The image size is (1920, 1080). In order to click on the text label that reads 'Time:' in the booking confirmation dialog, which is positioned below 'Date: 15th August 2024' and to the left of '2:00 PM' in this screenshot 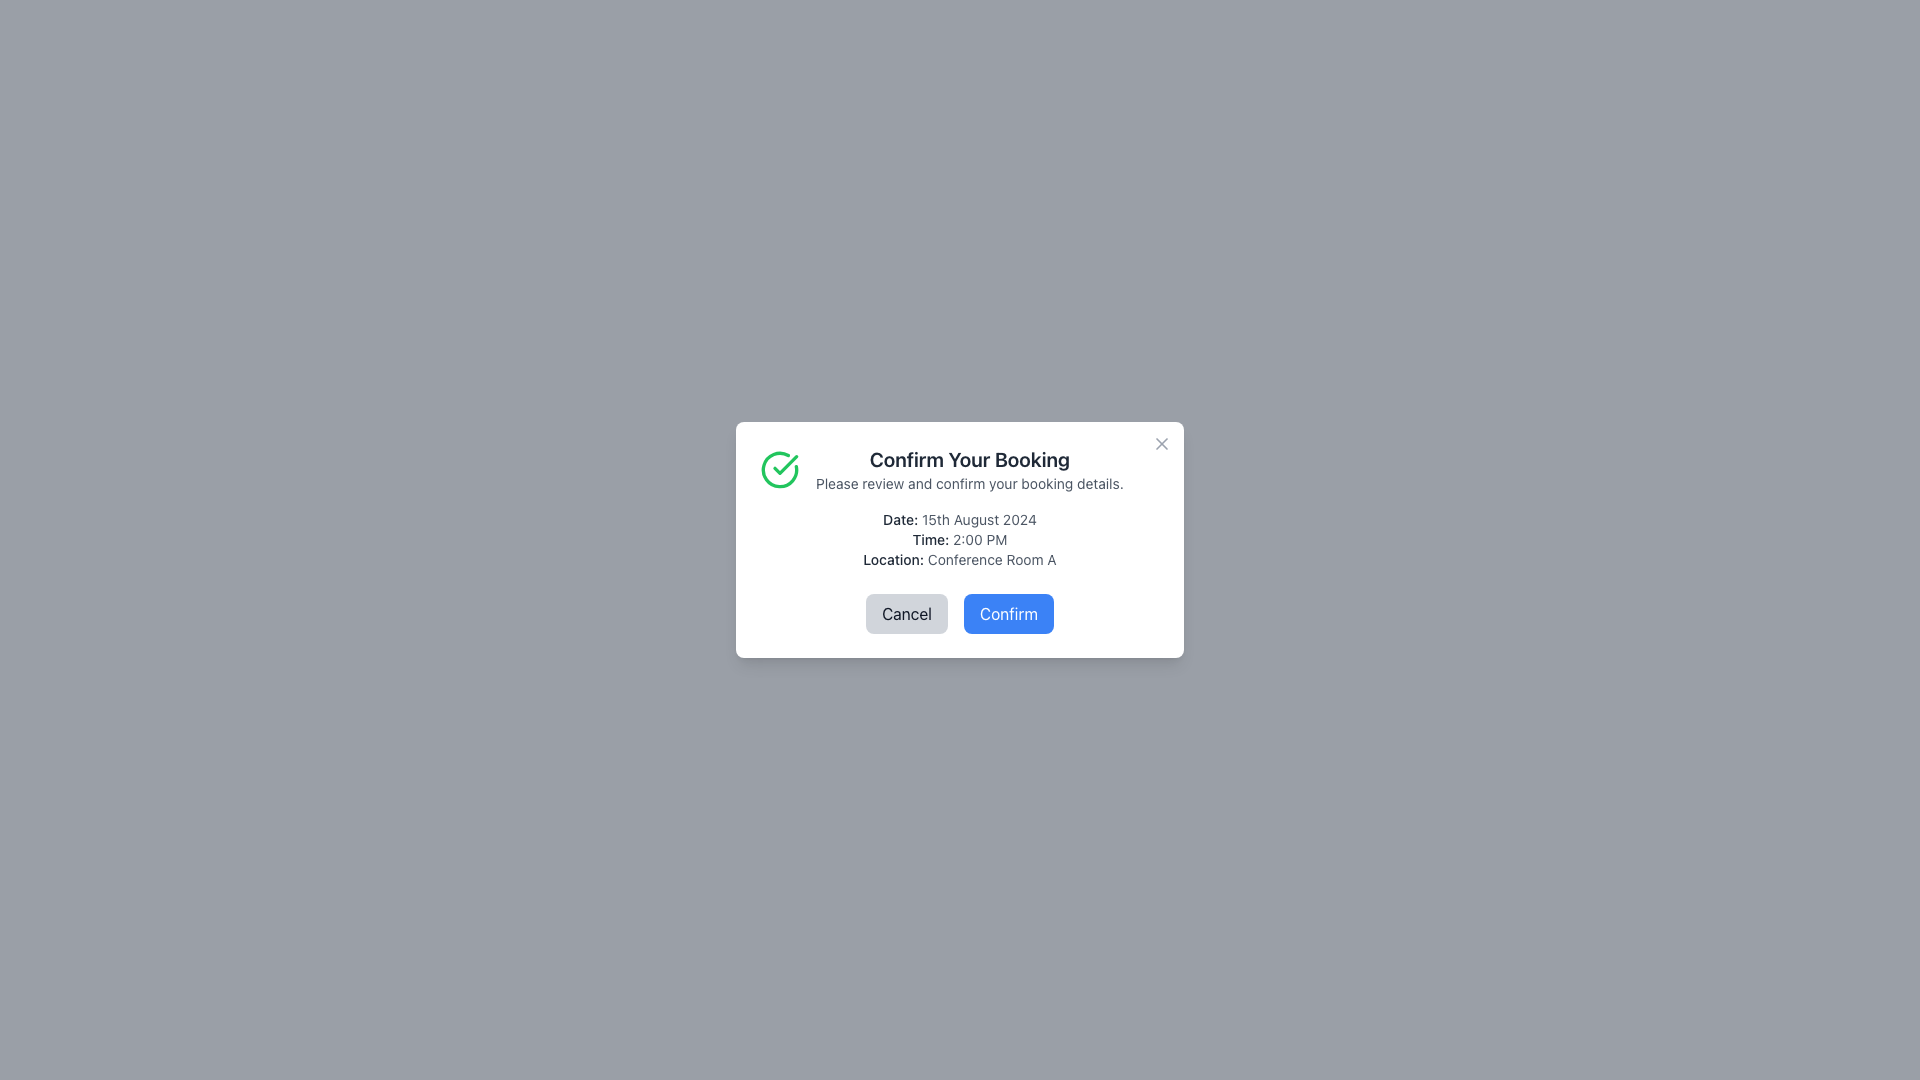, I will do `click(930, 538)`.